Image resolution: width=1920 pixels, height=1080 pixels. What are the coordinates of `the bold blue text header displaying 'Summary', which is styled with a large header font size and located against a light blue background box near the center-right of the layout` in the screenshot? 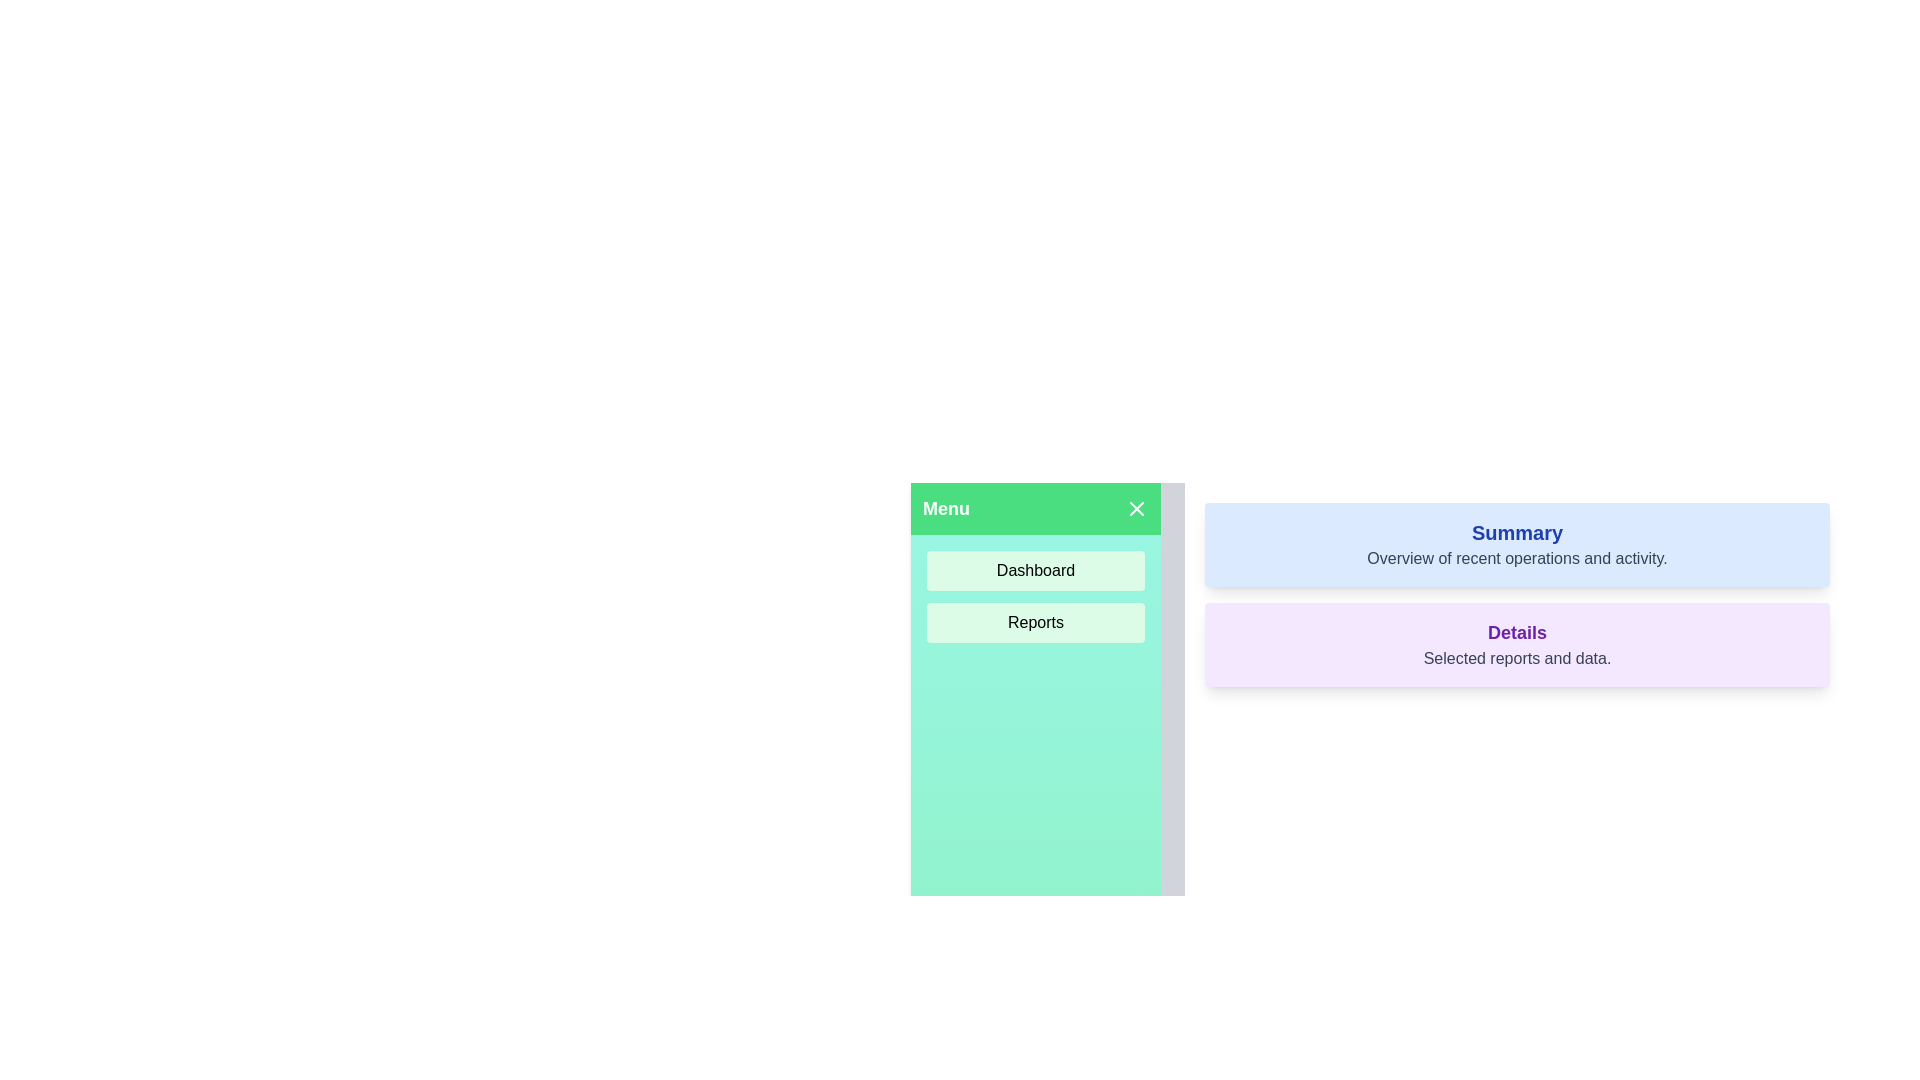 It's located at (1517, 531).